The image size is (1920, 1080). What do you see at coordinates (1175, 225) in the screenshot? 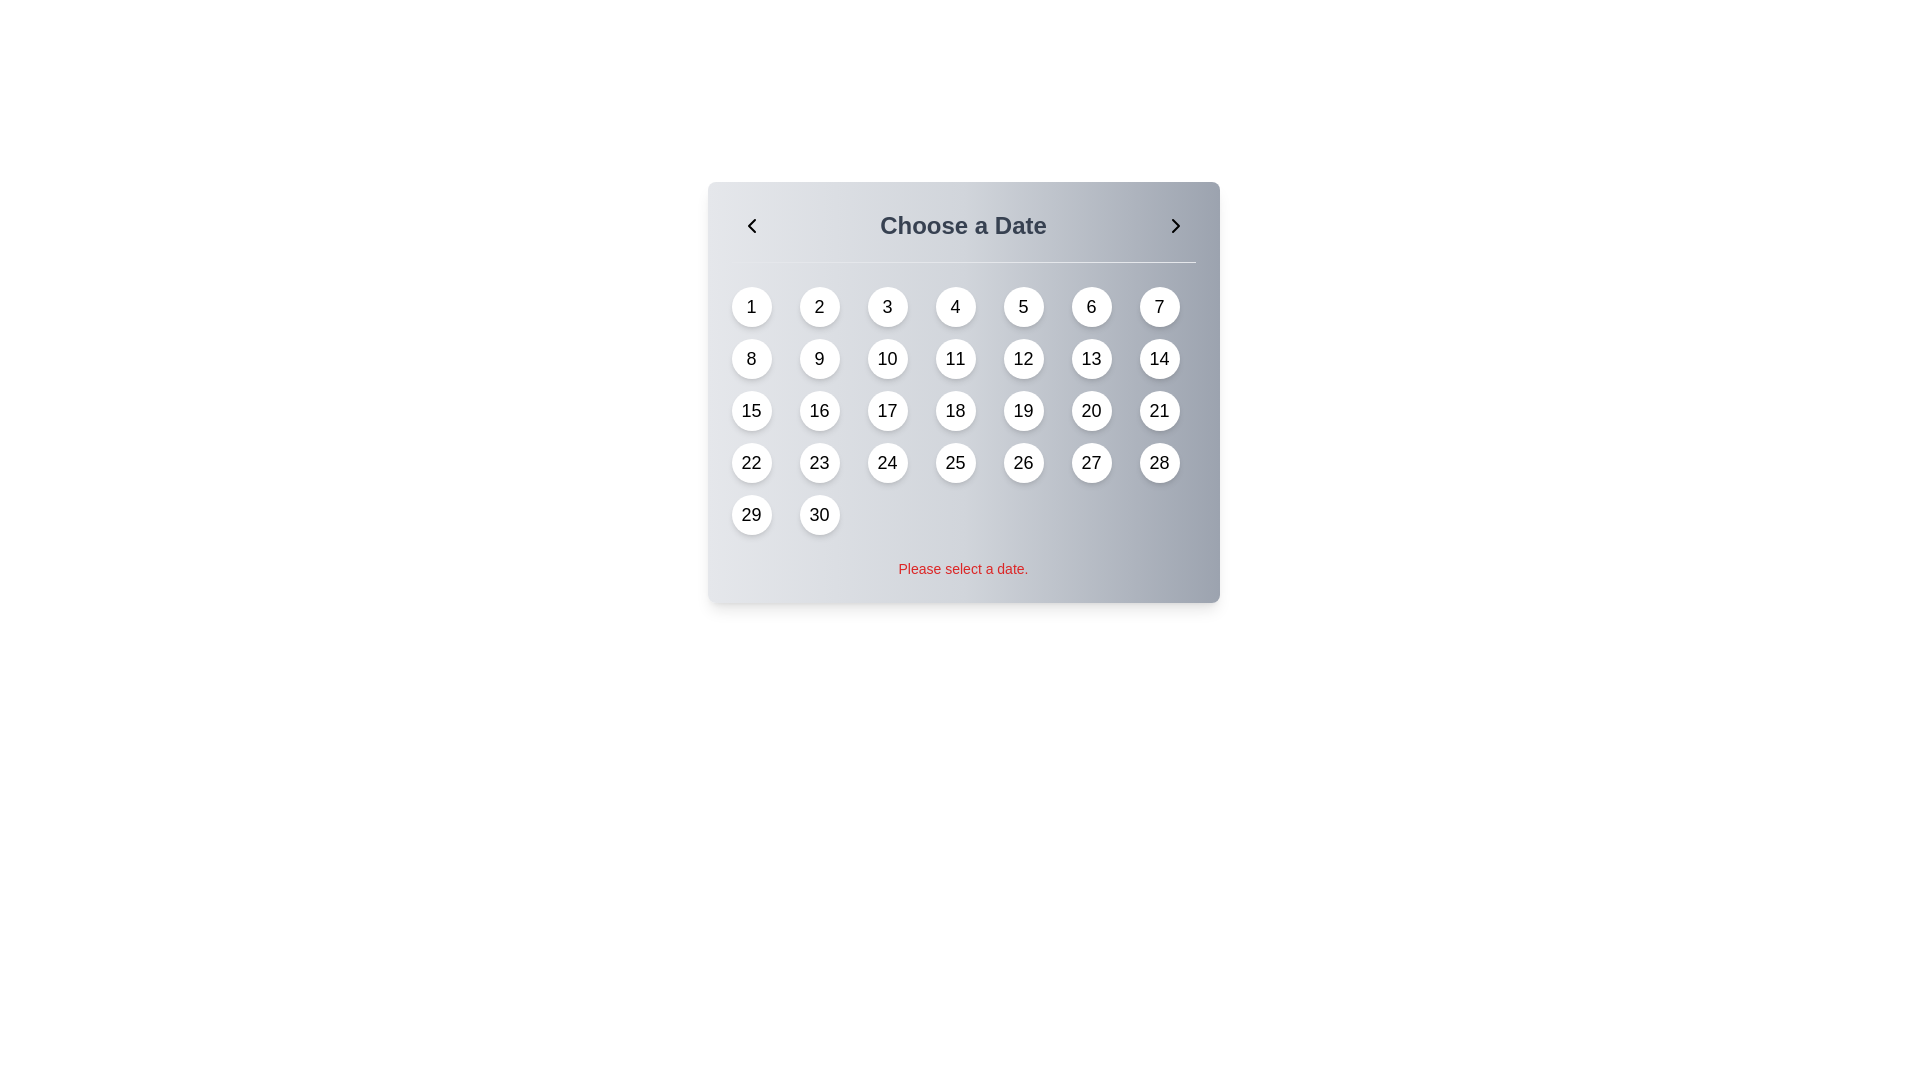
I see `the rightward-pointing chevron button located near the top-right corner of the modal header` at bounding box center [1175, 225].